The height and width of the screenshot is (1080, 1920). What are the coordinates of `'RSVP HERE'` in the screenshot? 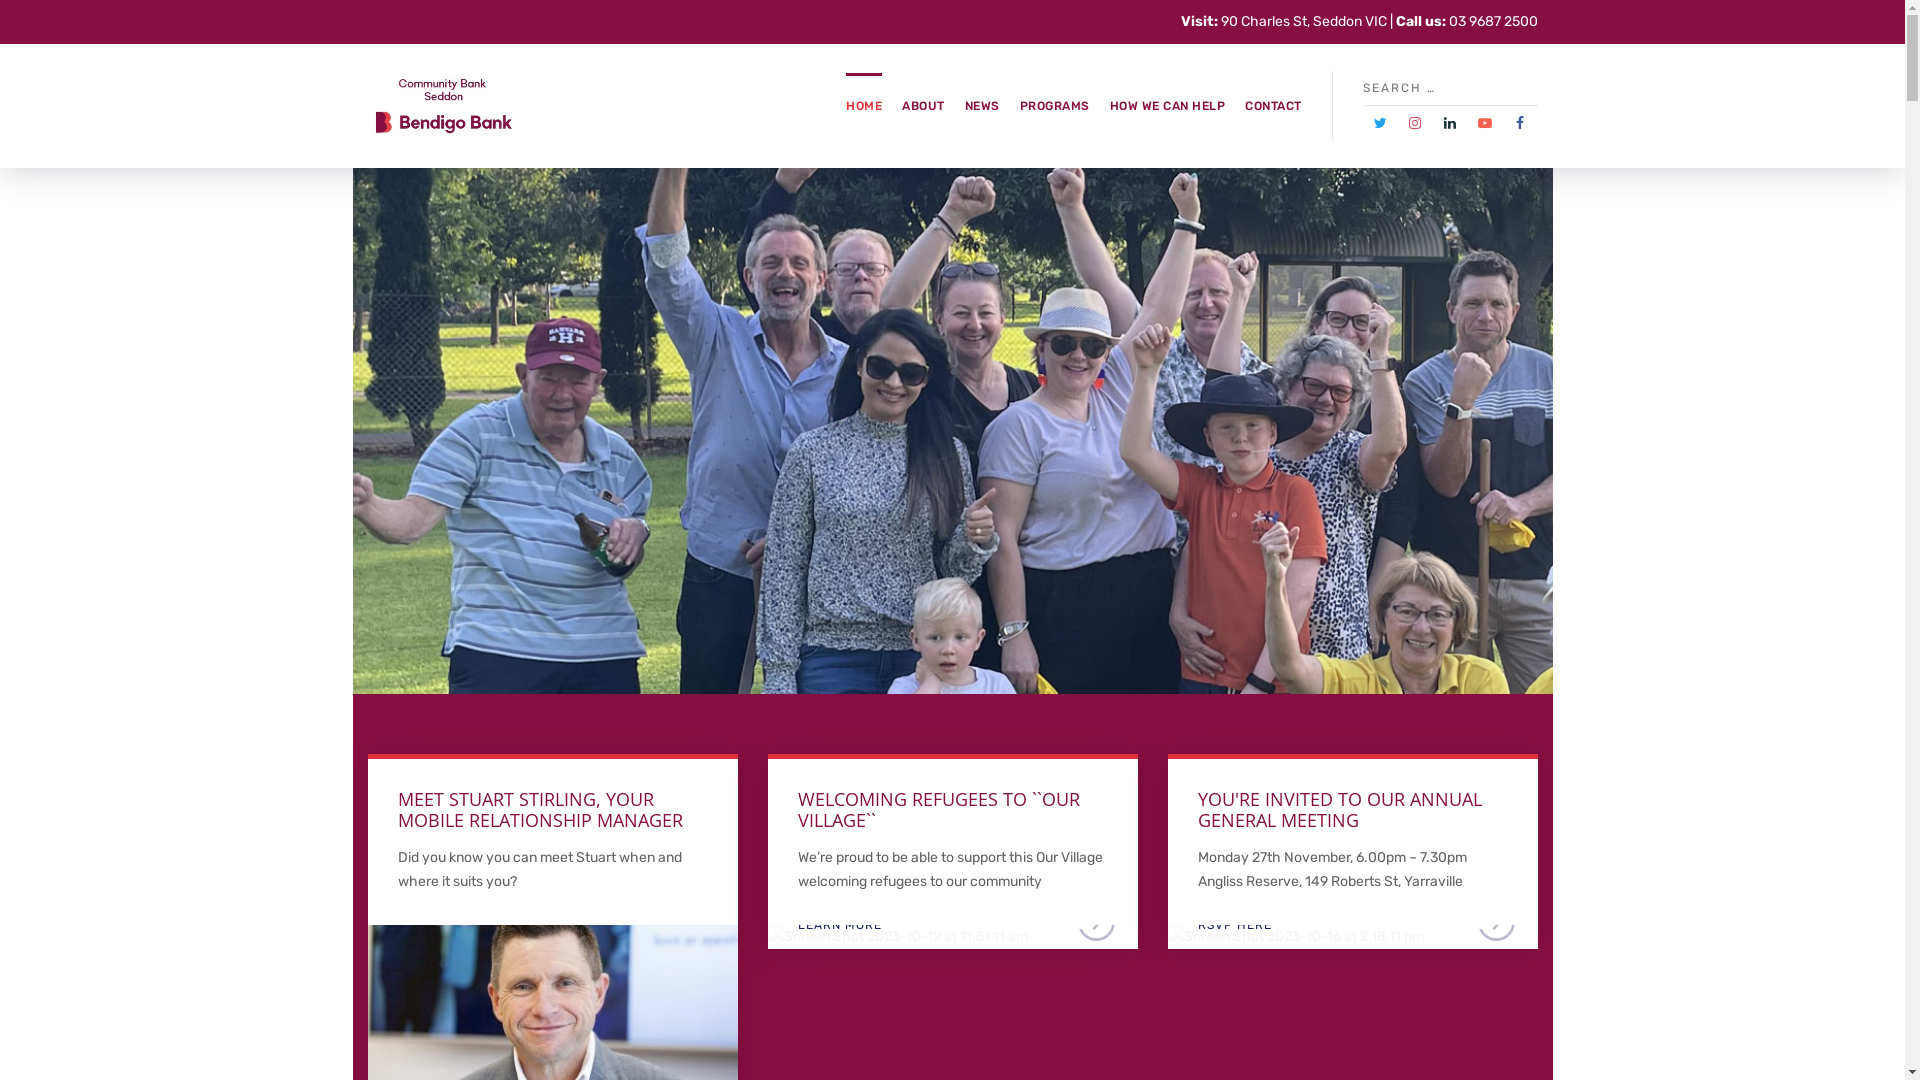 It's located at (1167, 936).